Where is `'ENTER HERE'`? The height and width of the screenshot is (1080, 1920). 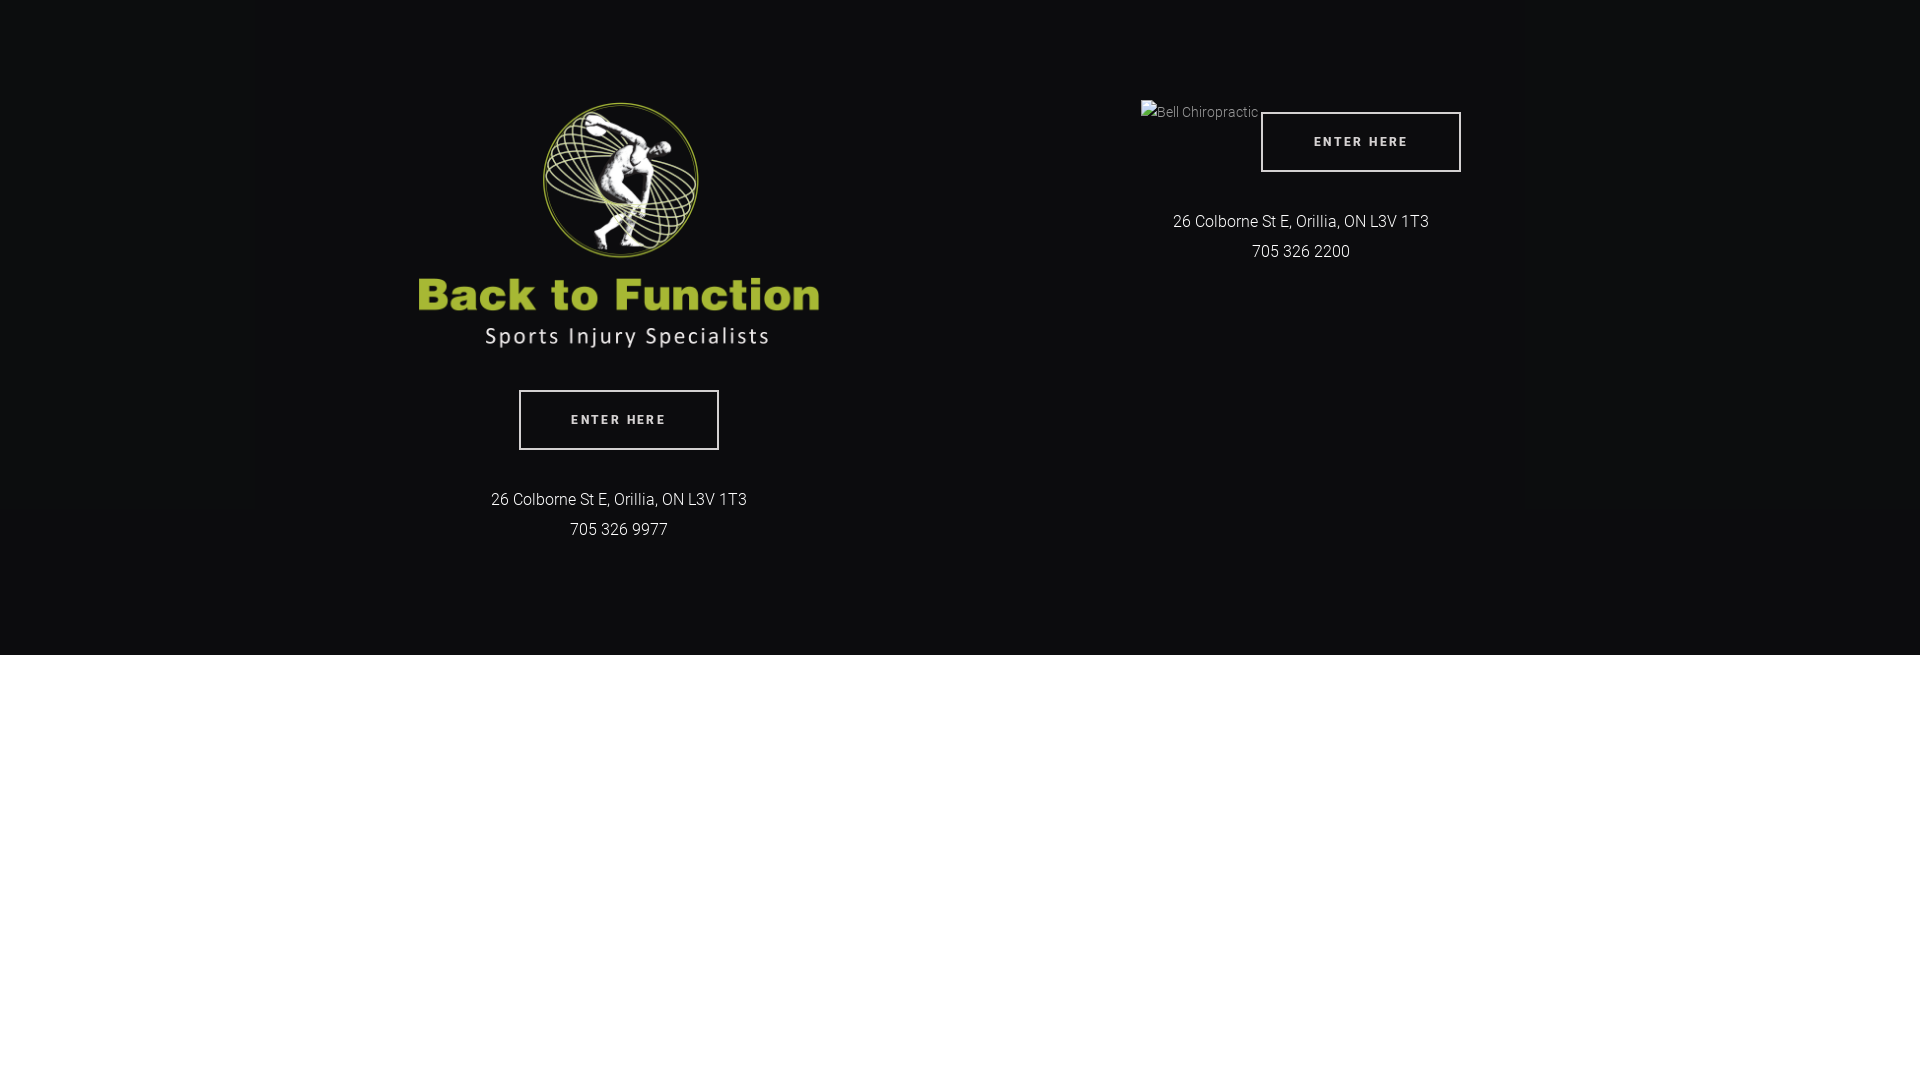 'ENTER HERE' is located at coordinates (618, 419).